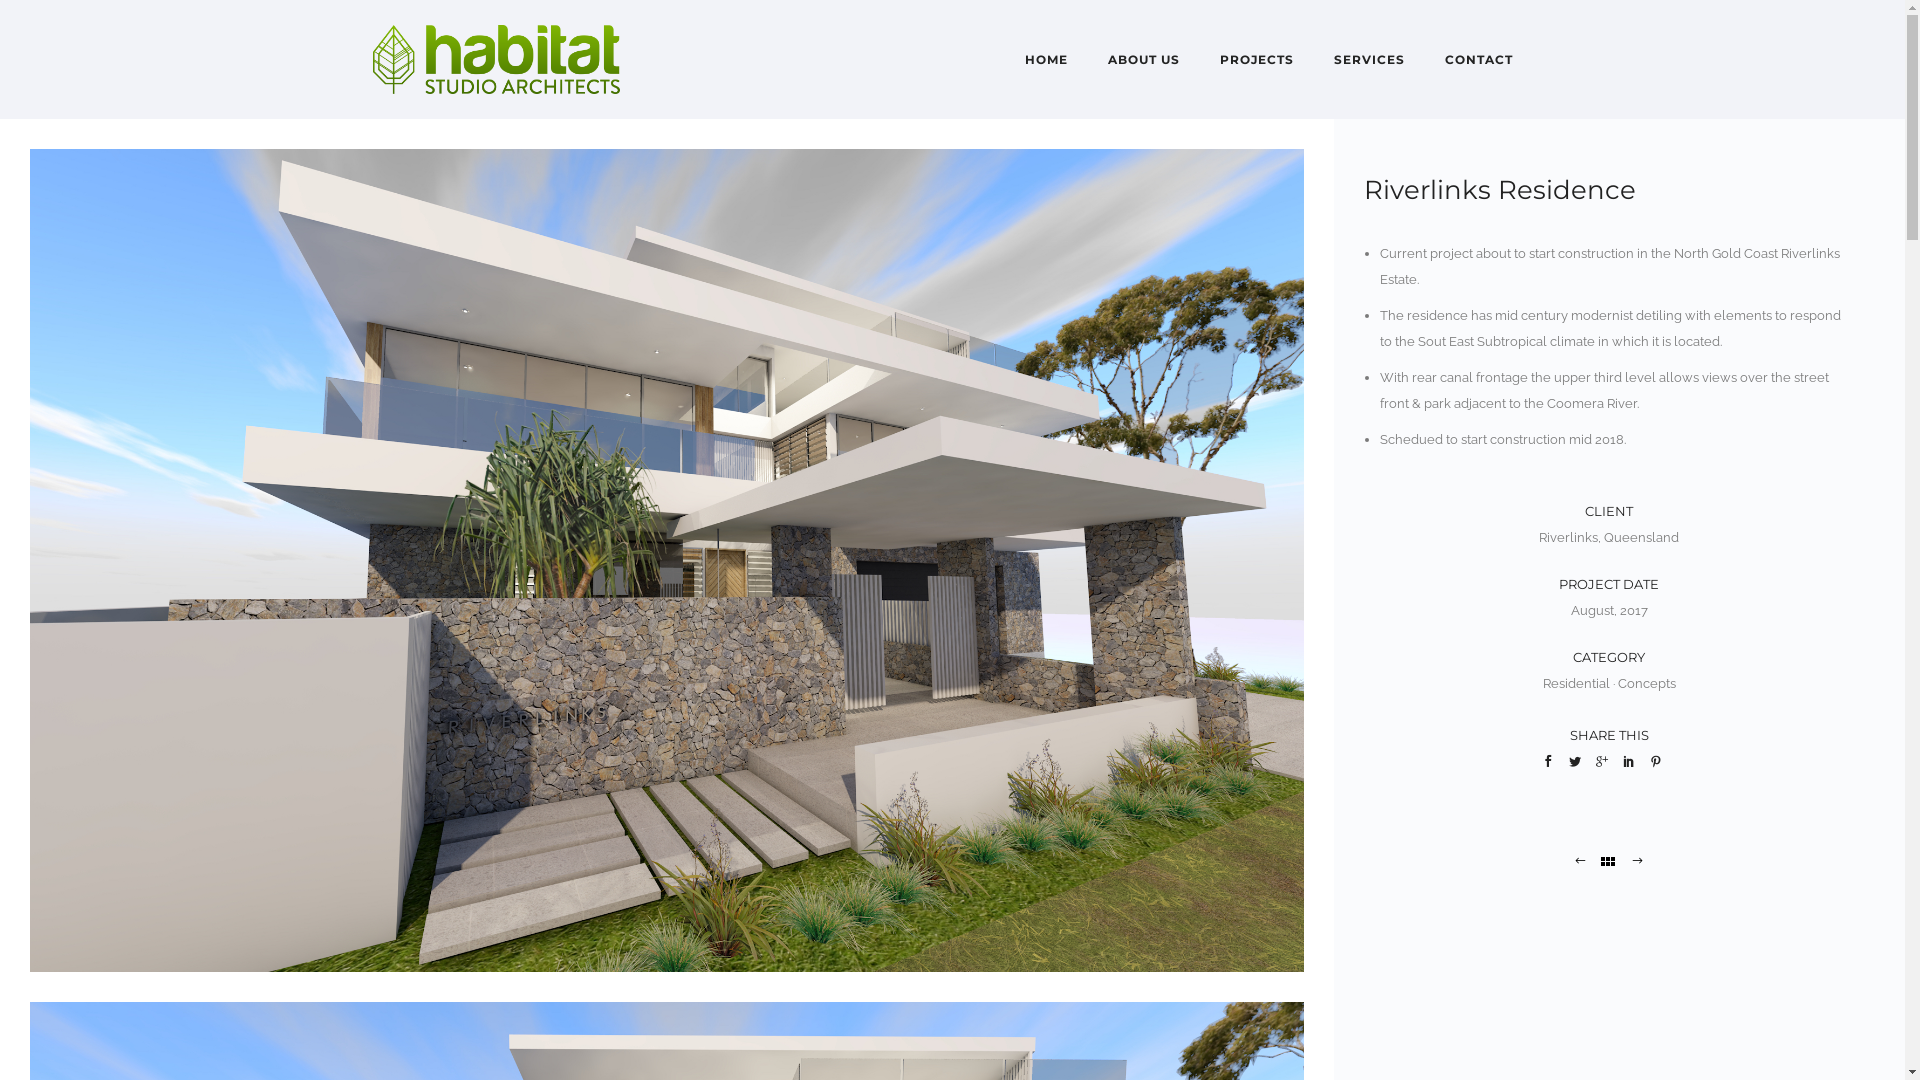  What do you see at coordinates (1478, 58) in the screenshot?
I see `'CONTACT'` at bounding box center [1478, 58].